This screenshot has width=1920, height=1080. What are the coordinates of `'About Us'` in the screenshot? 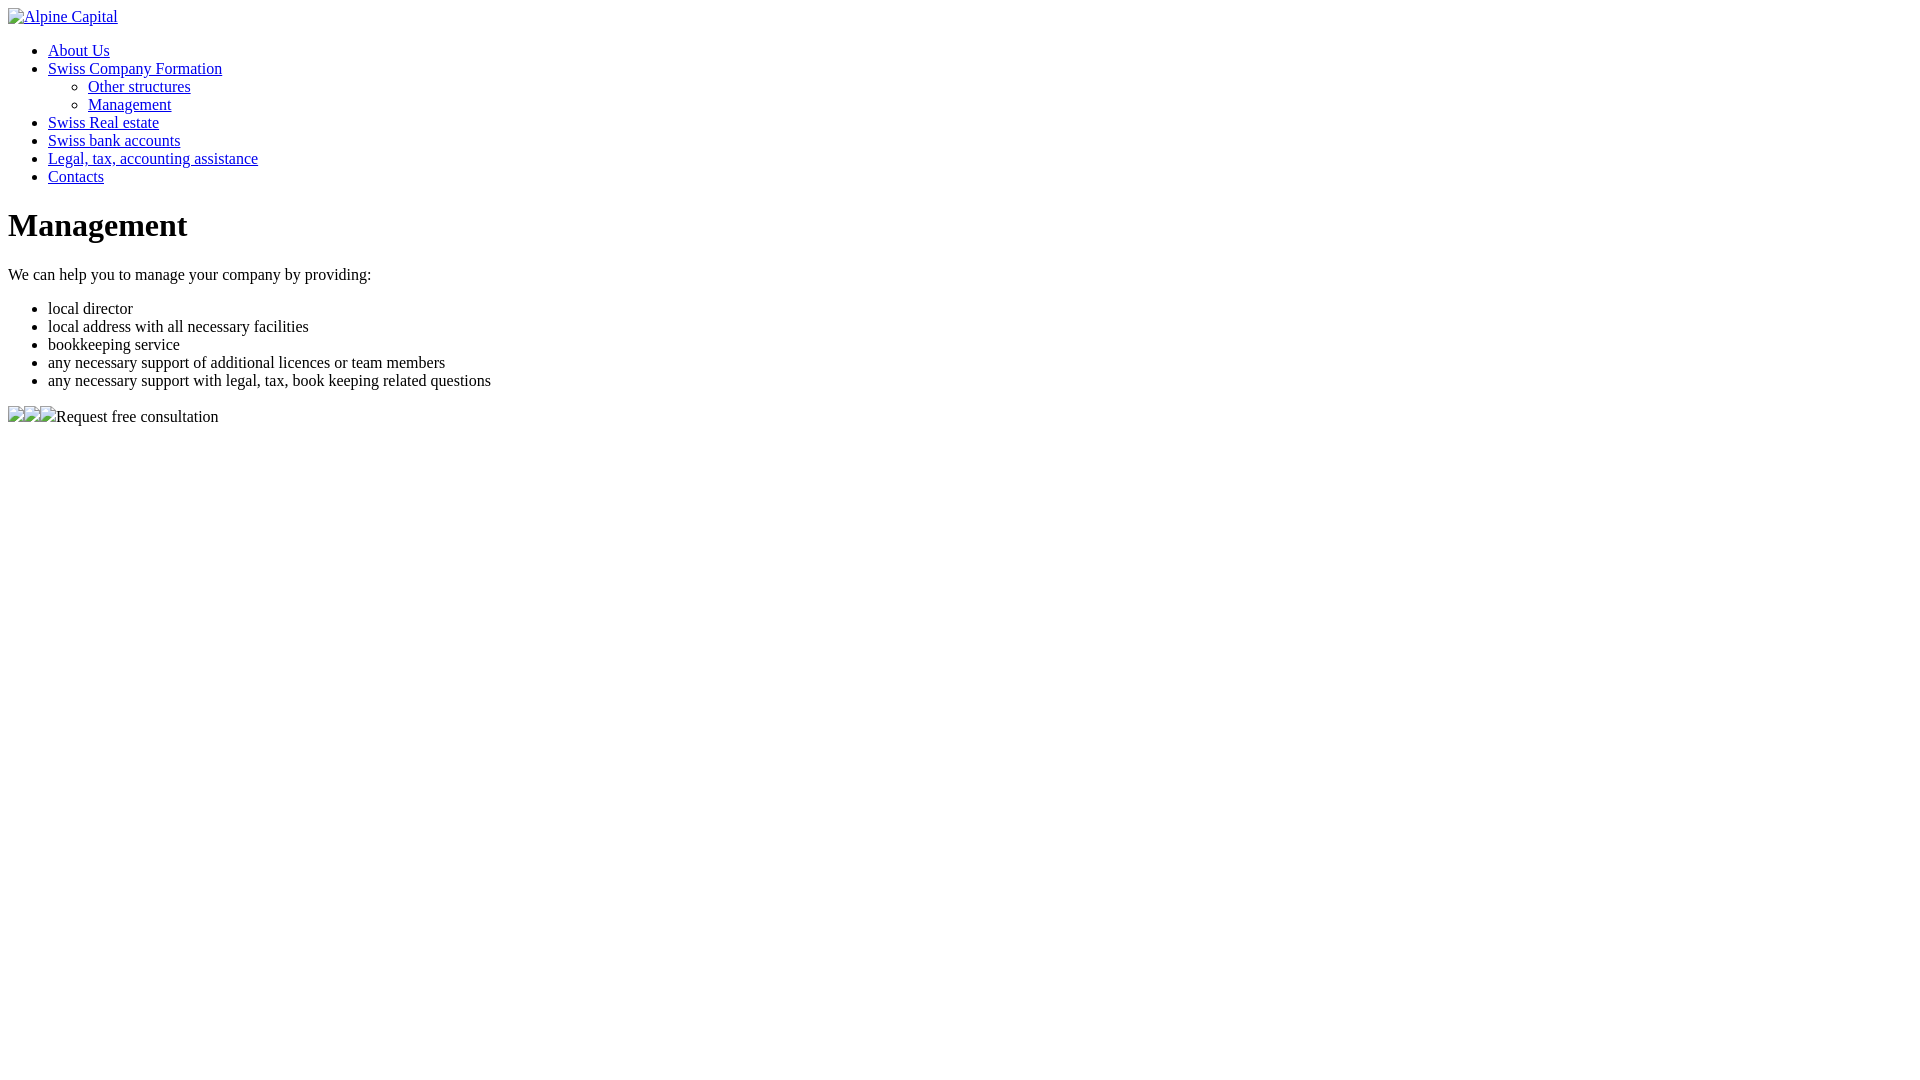 It's located at (78, 49).